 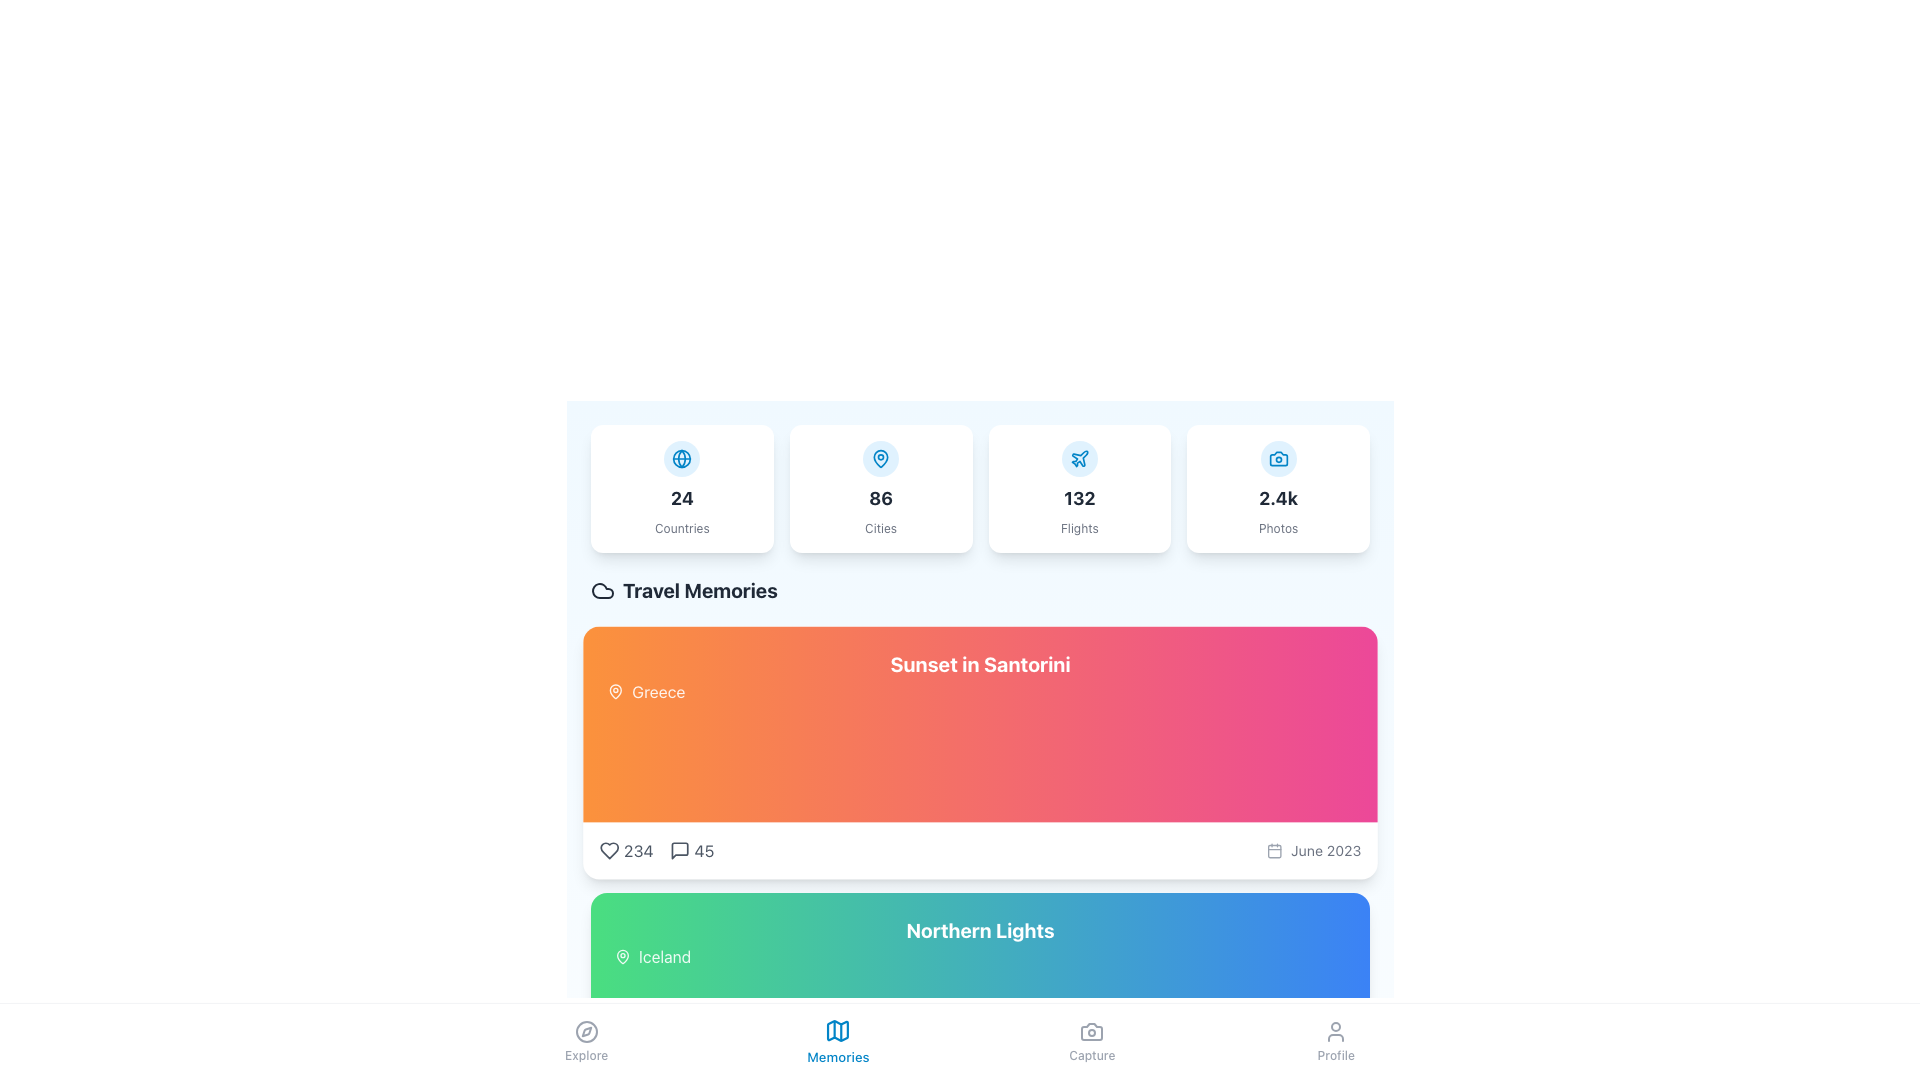 What do you see at coordinates (637, 850) in the screenshot?
I see `the numerical text element displaying '234' that is located to the right of the heart icon, within the card titled 'Sunset in Santorini'` at bounding box center [637, 850].